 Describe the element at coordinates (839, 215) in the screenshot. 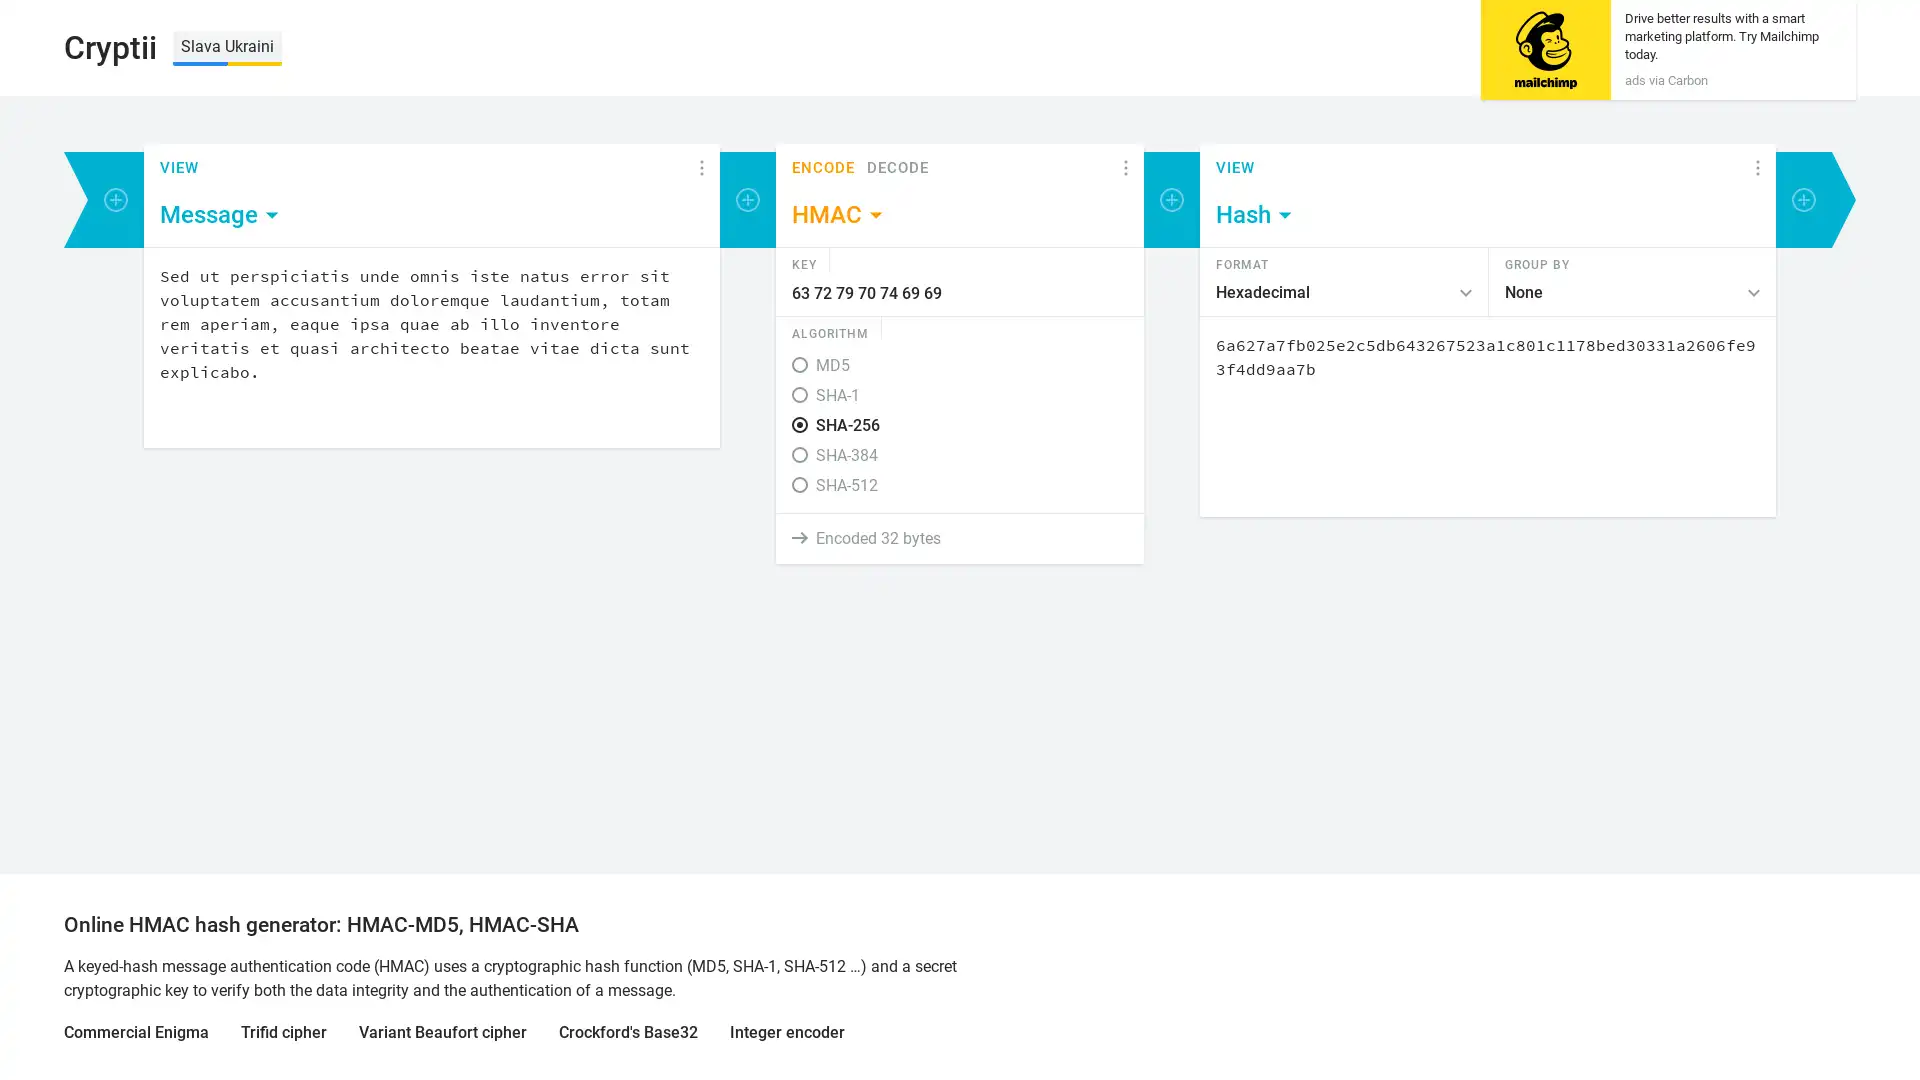

I see `HMAC` at that location.